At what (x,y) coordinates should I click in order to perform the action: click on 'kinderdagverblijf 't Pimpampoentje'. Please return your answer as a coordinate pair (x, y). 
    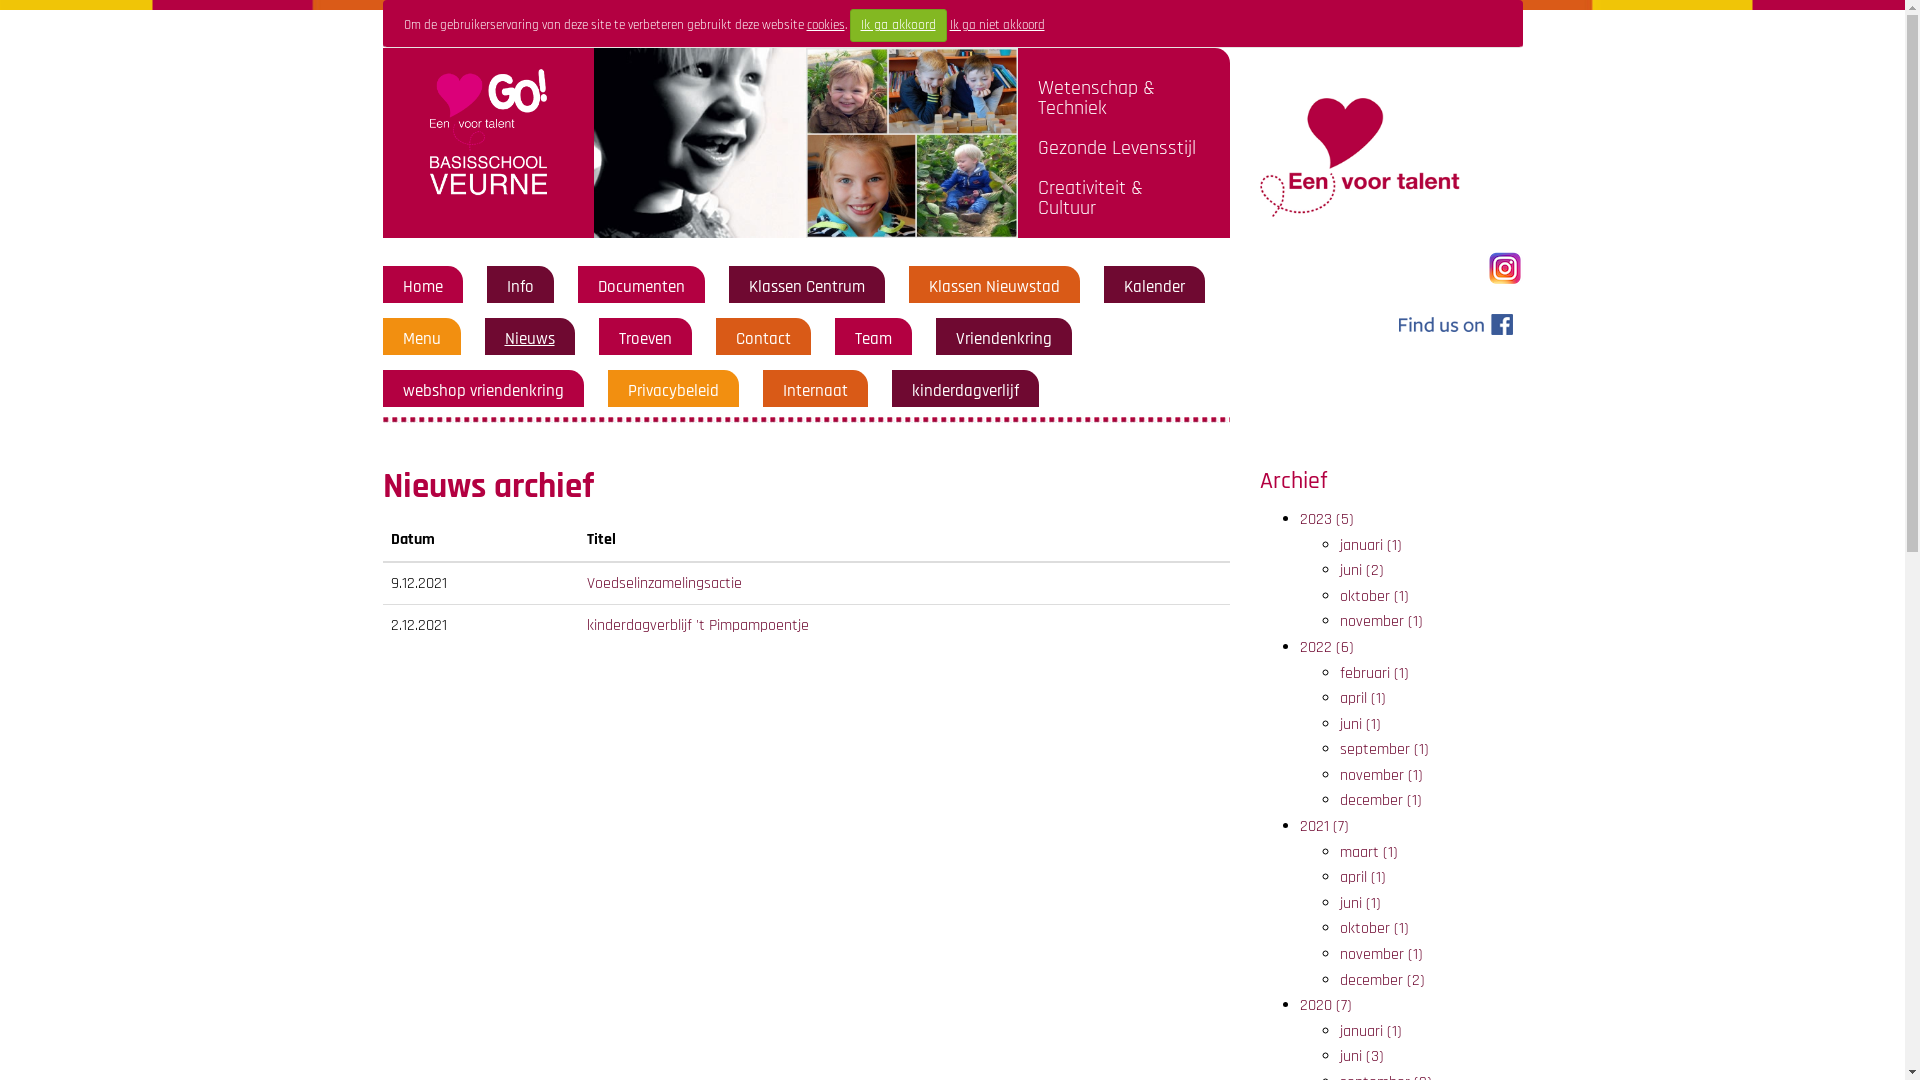
    Looking at the image, I should click on (697, 624).